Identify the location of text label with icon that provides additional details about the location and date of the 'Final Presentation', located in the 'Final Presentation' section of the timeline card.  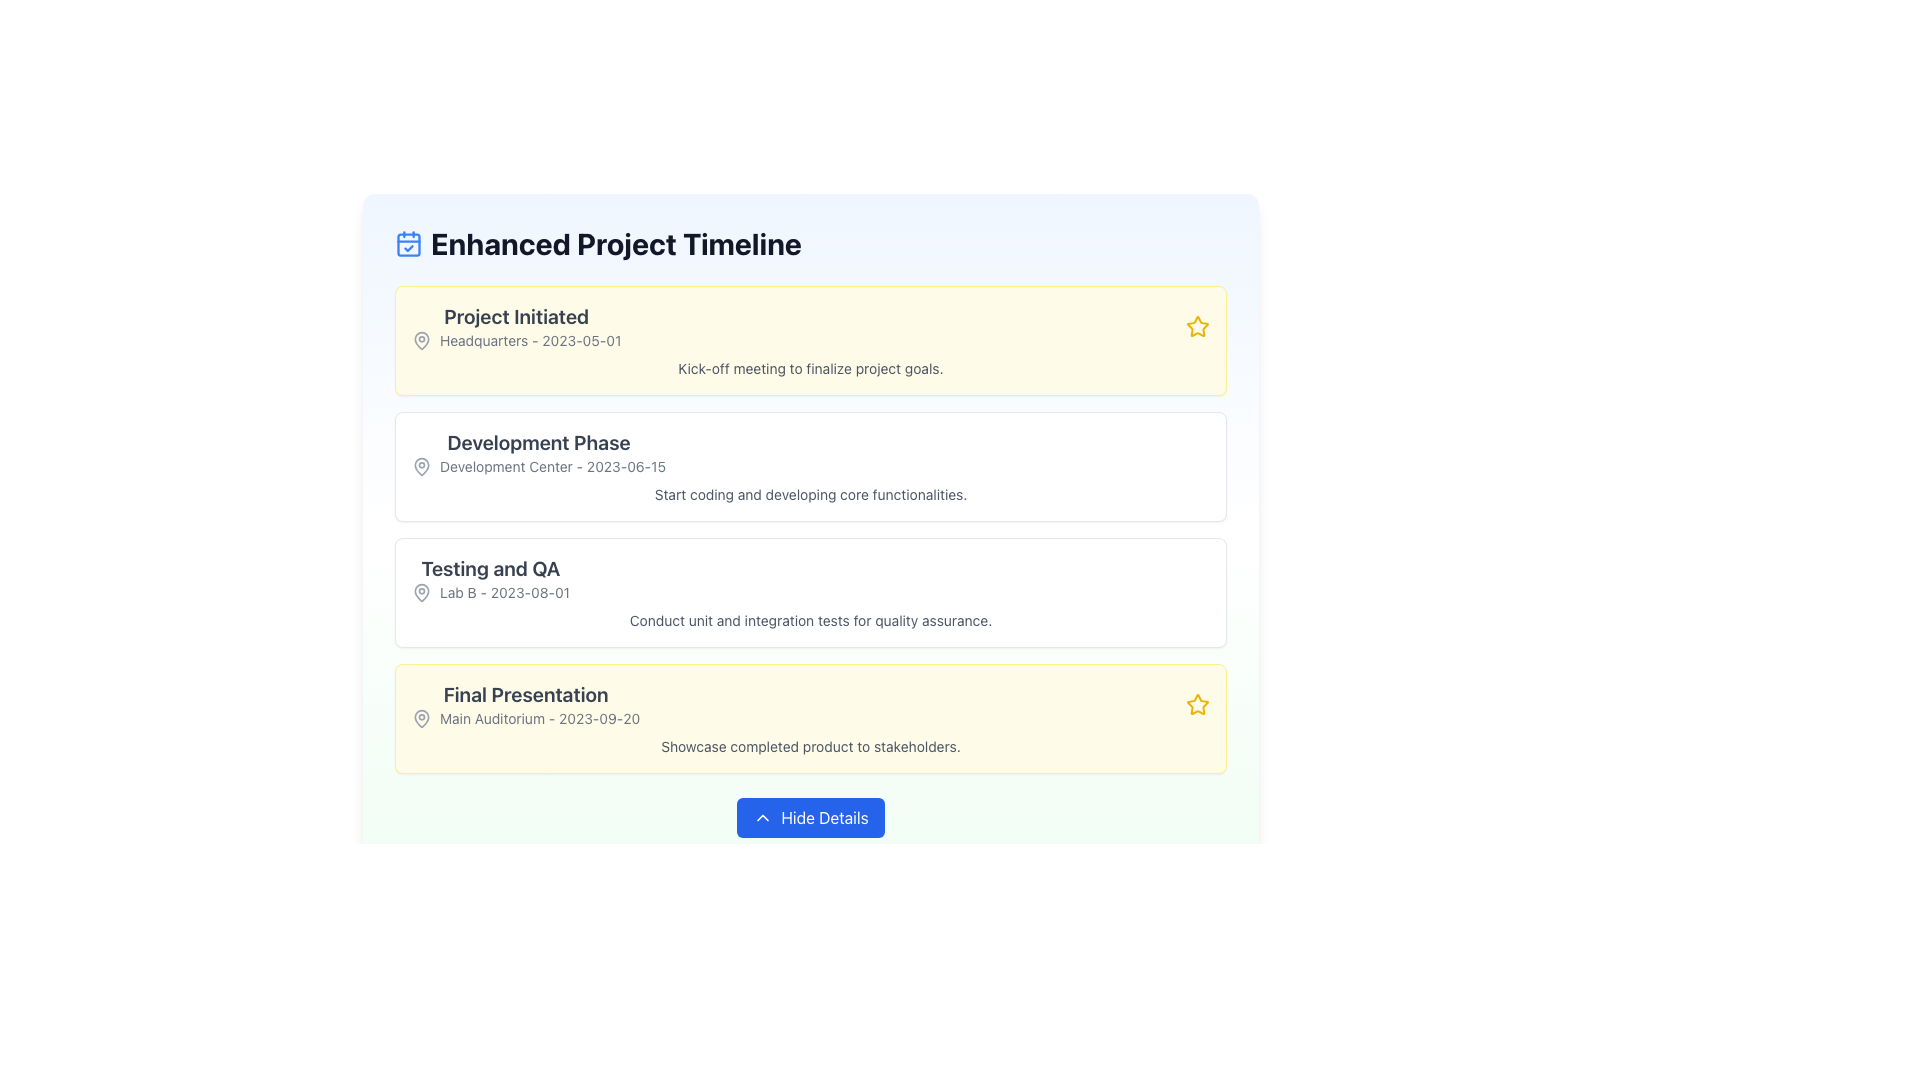
(526, 717).